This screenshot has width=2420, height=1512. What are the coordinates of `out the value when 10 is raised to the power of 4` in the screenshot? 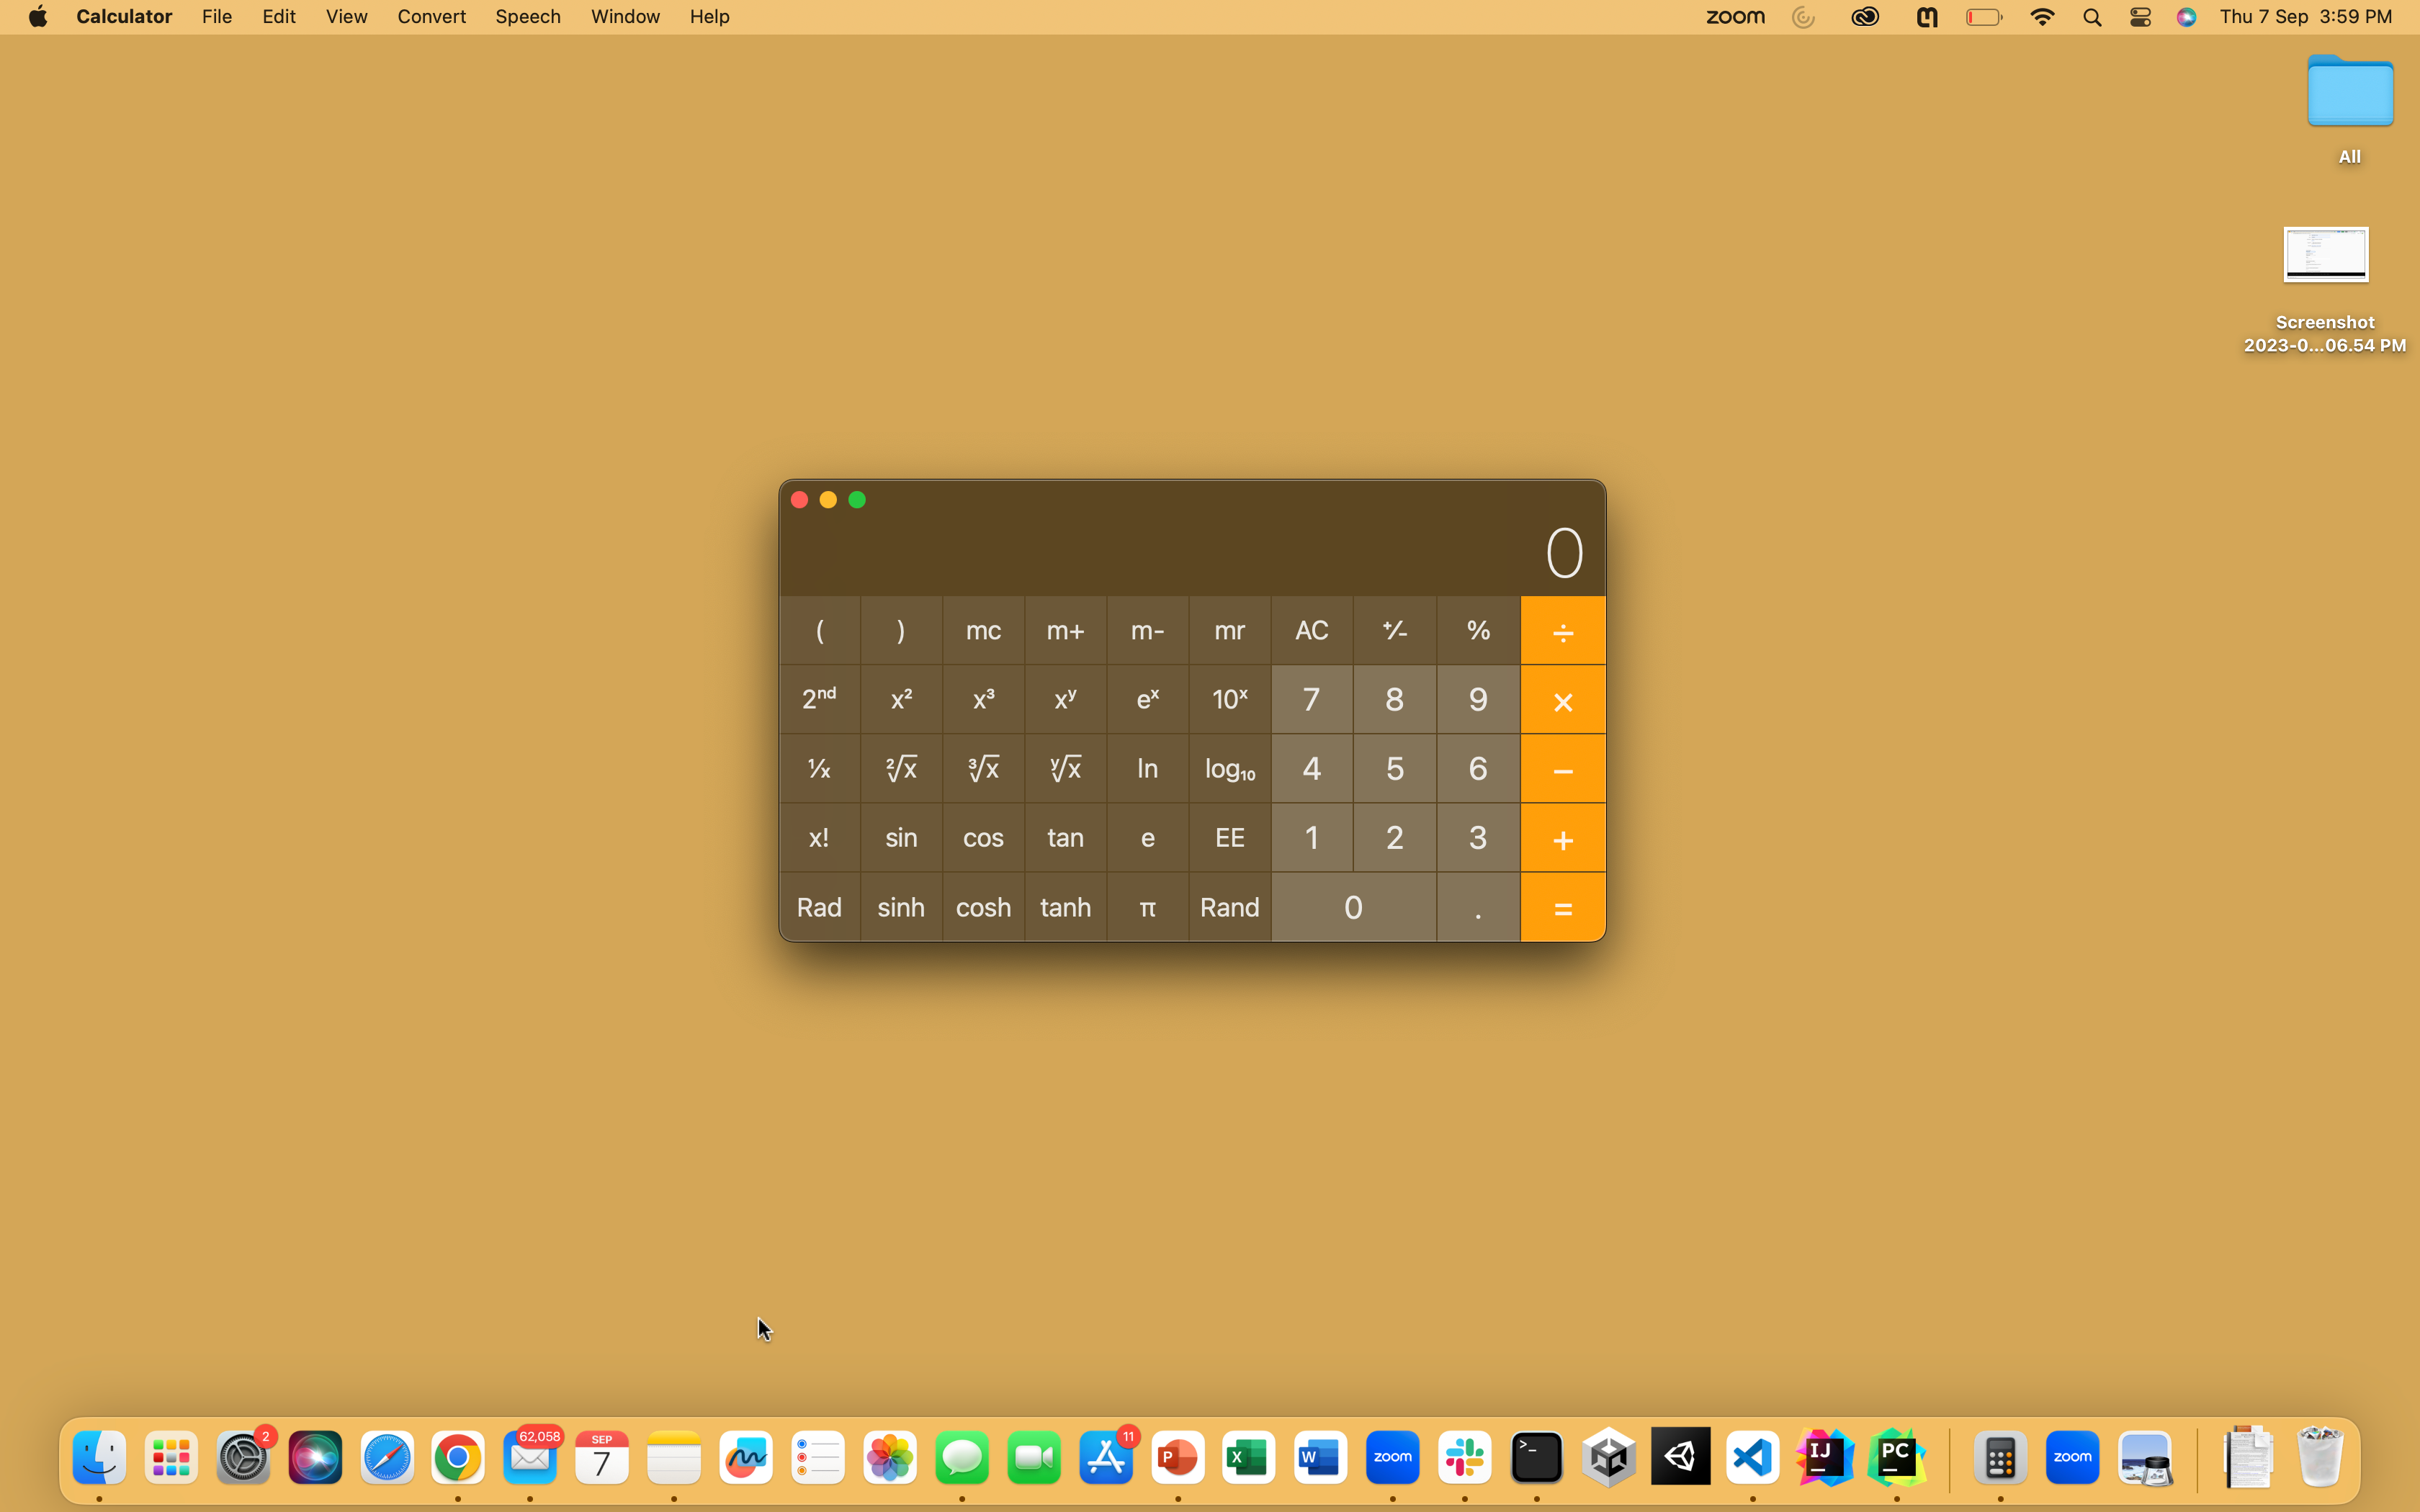 It's located at (1309, 767).